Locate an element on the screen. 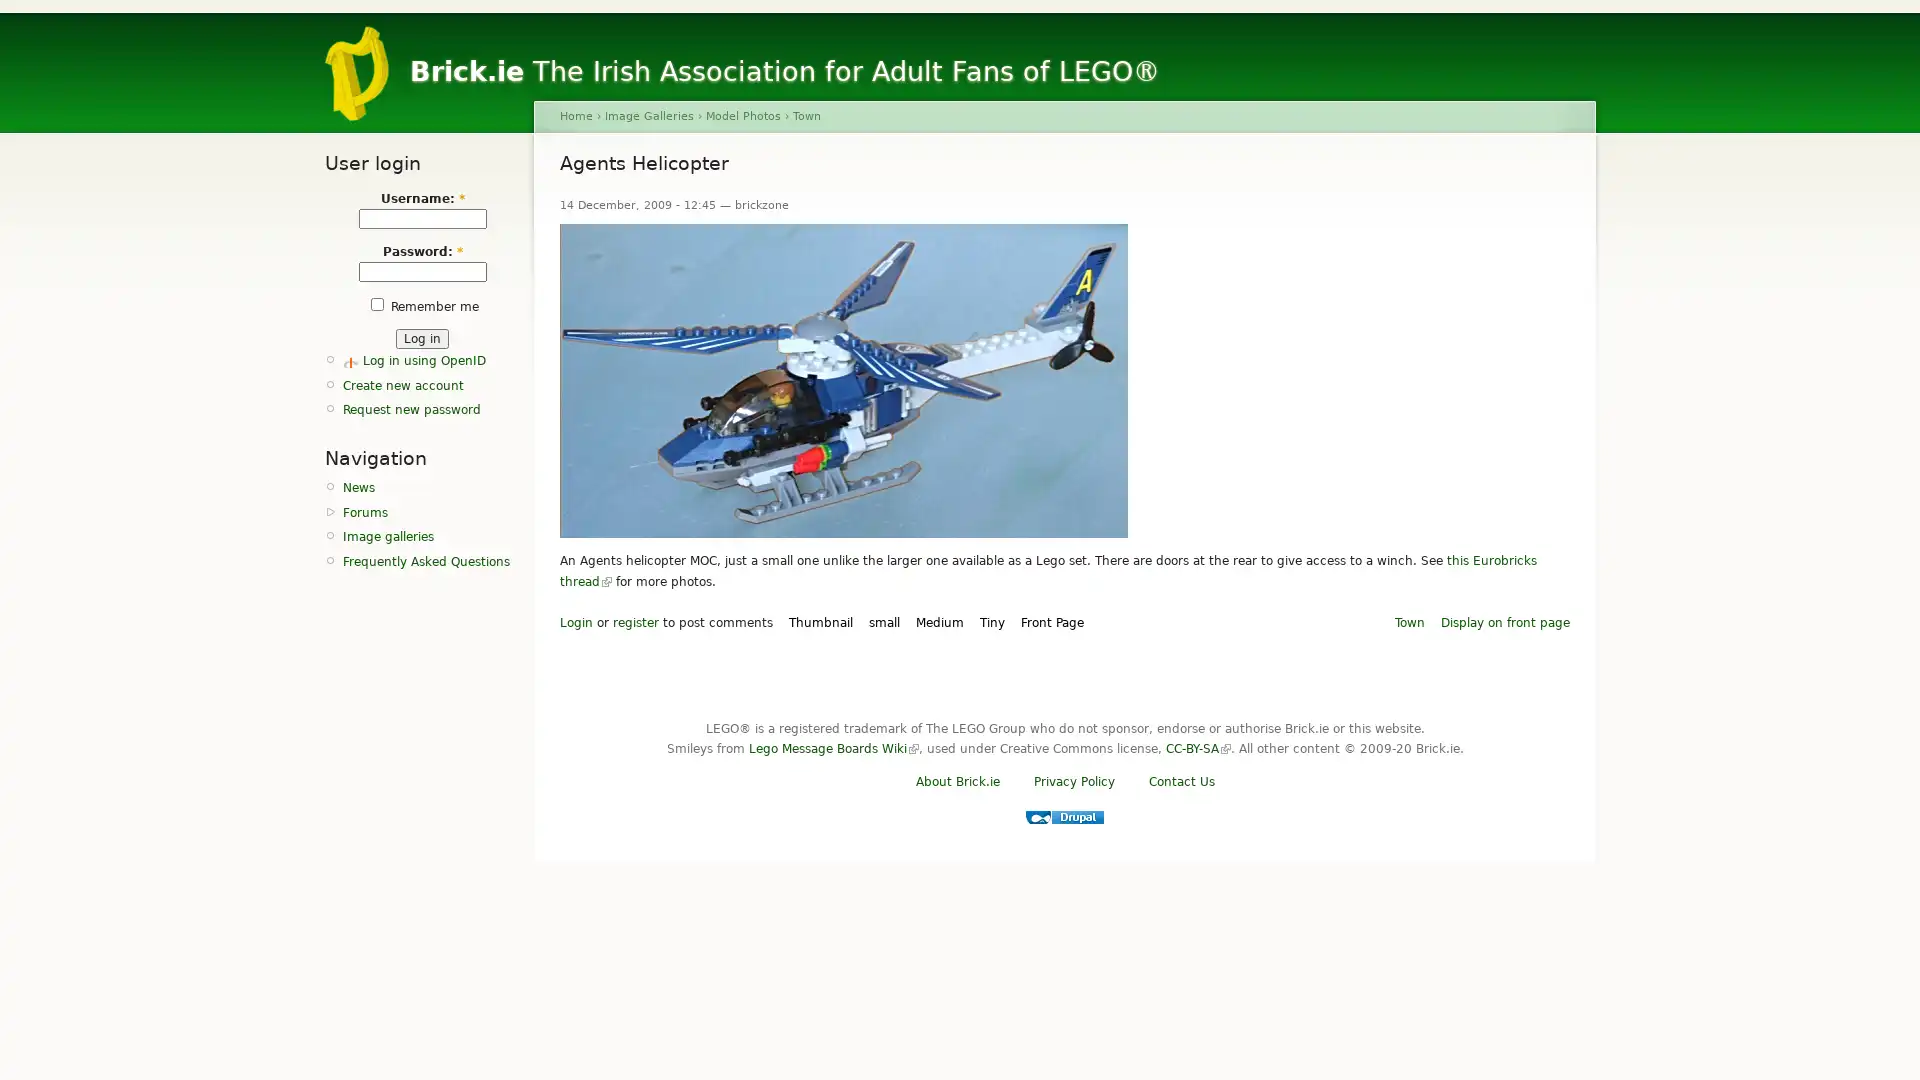  Log in is located at coordinates (421, 337).